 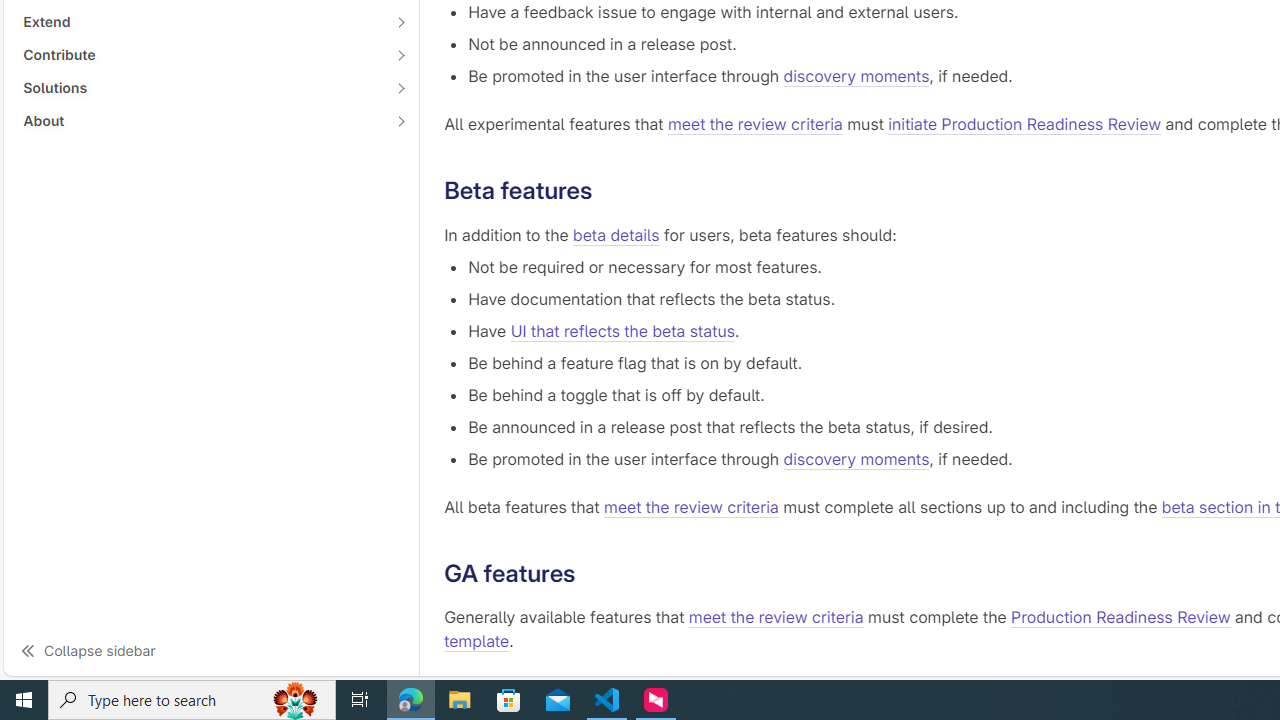 What do you see at coordinates (200, 54) in the screenshot?
I see `'Contribute'` at bounding box center [200, 54].